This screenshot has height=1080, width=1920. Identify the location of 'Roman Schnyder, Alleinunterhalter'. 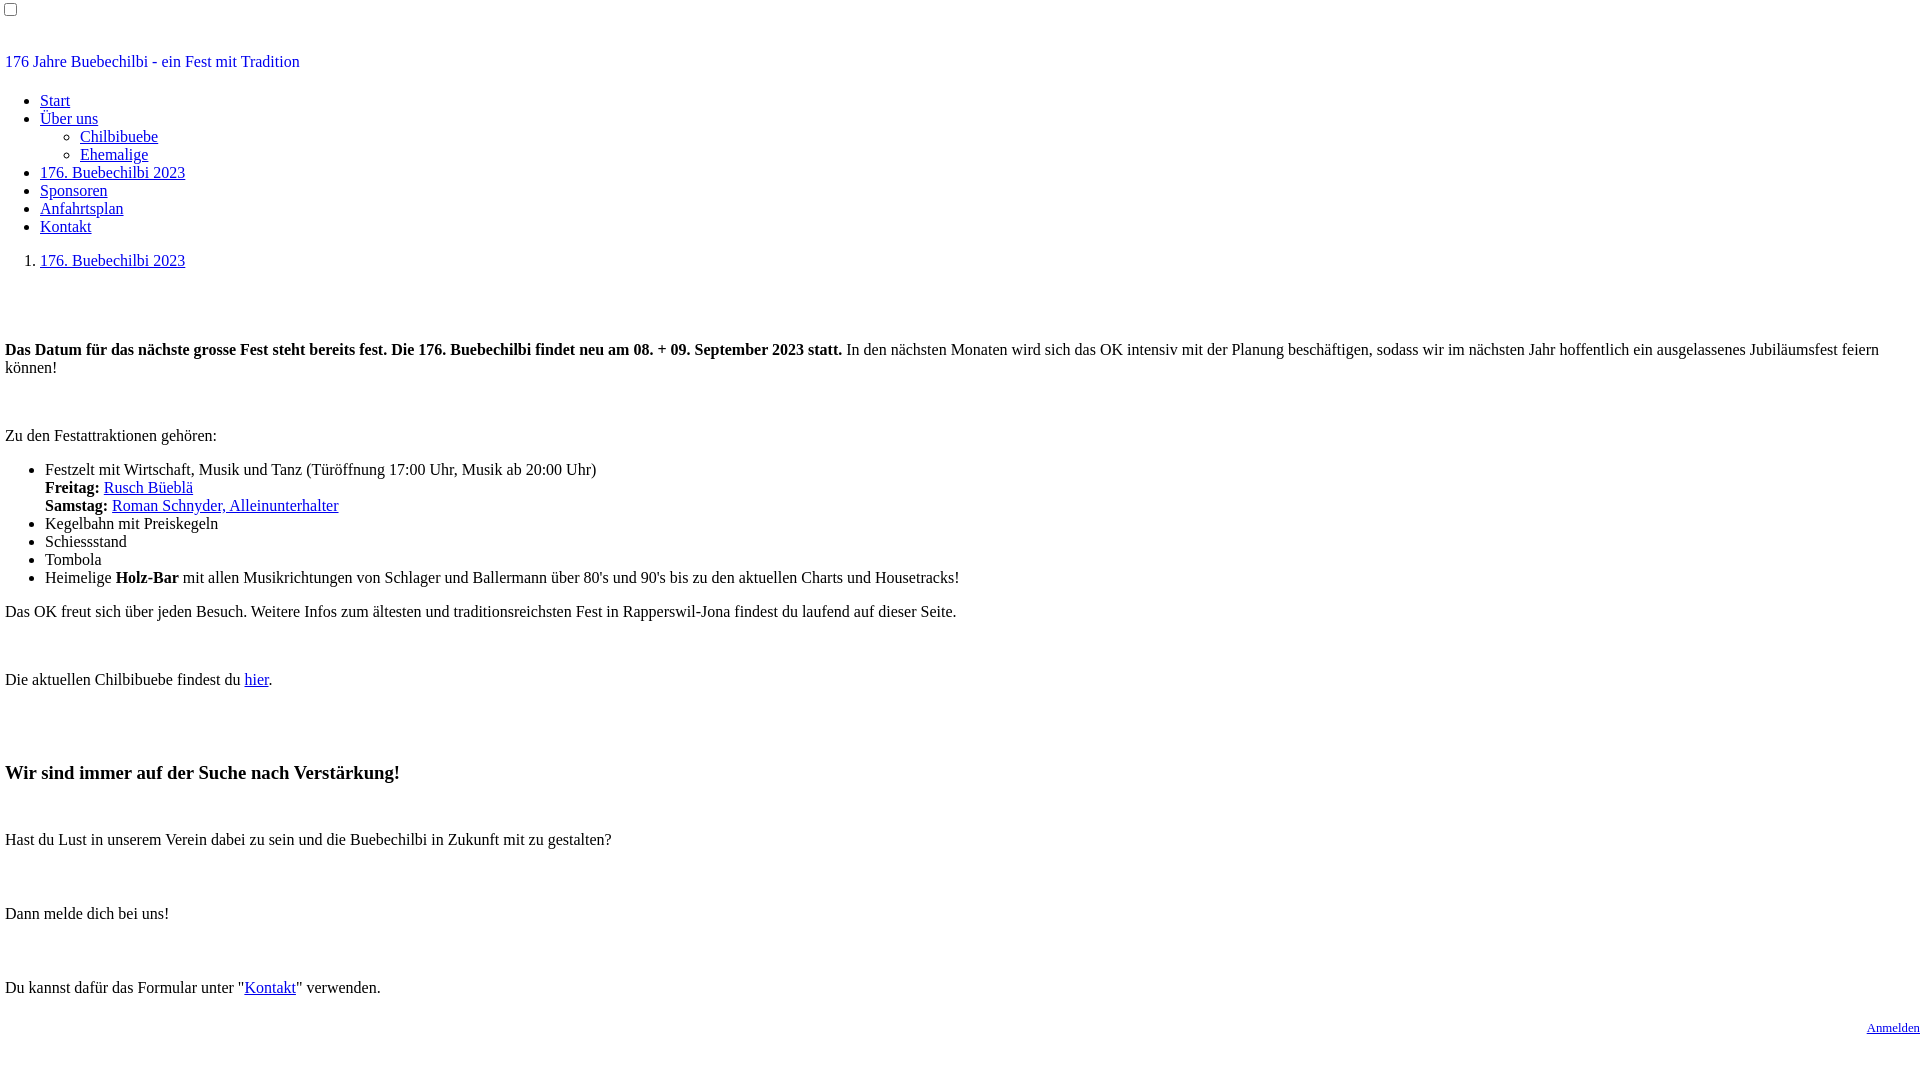
(225, 504).